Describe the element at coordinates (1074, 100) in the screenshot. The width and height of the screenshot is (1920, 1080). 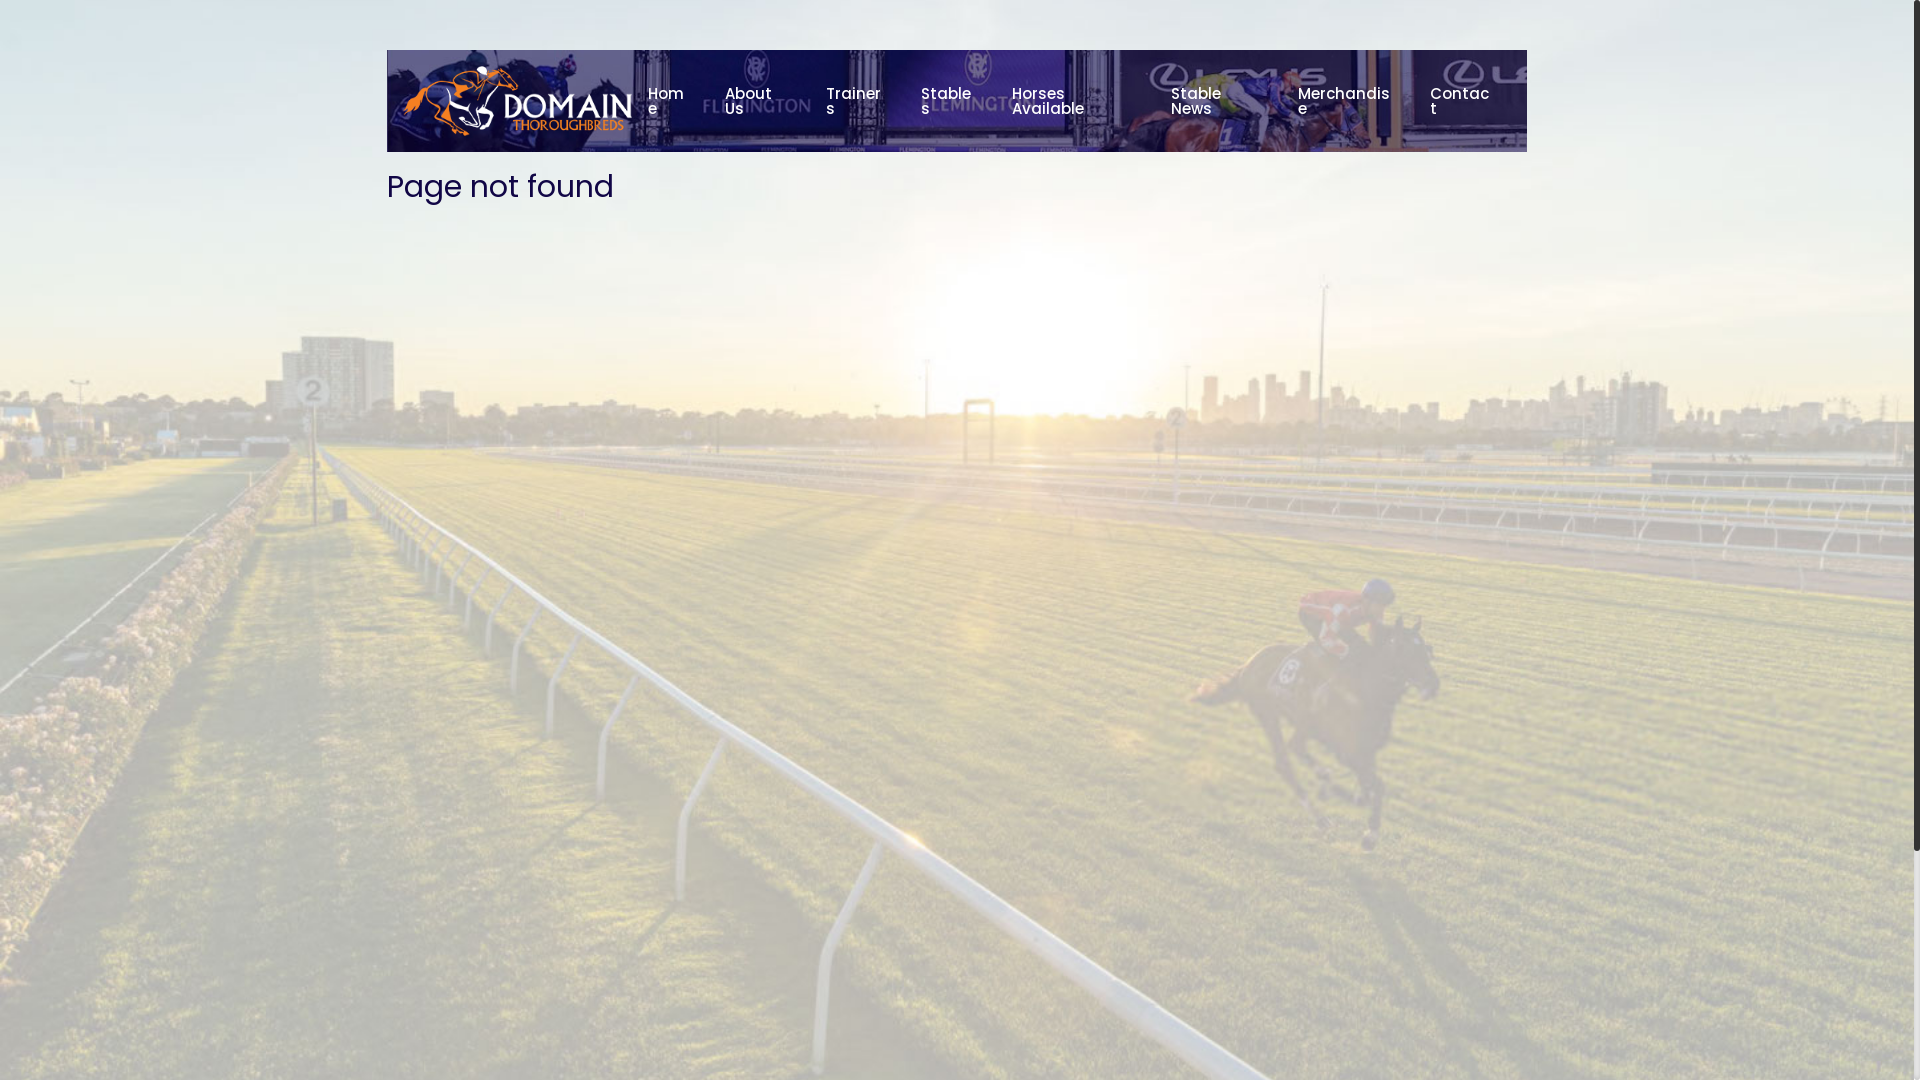
I see `'Horses Available'` at that location.